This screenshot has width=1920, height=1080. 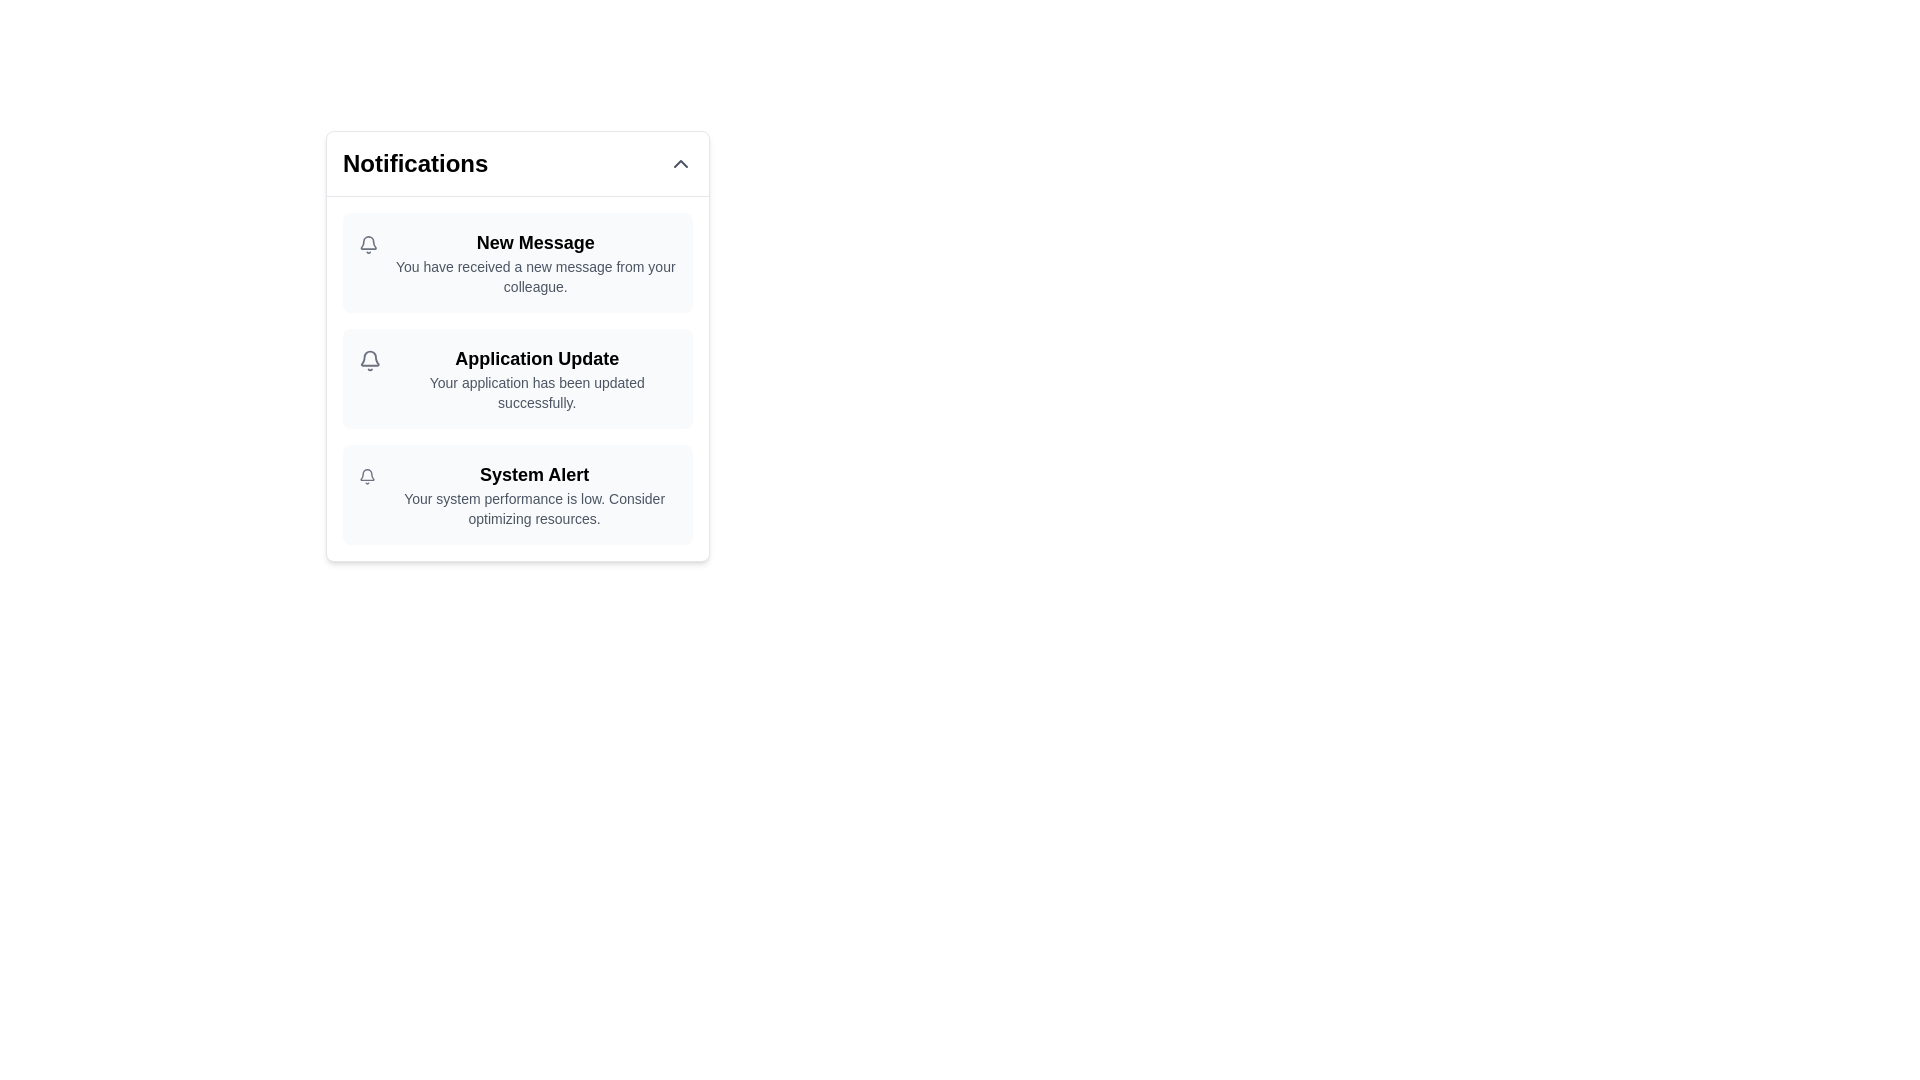 What do you see at coordinates (518, 345) in the screenshot?
I see `the second notification card in the notification list that informs about an application update` at bounding box center [518, 345].